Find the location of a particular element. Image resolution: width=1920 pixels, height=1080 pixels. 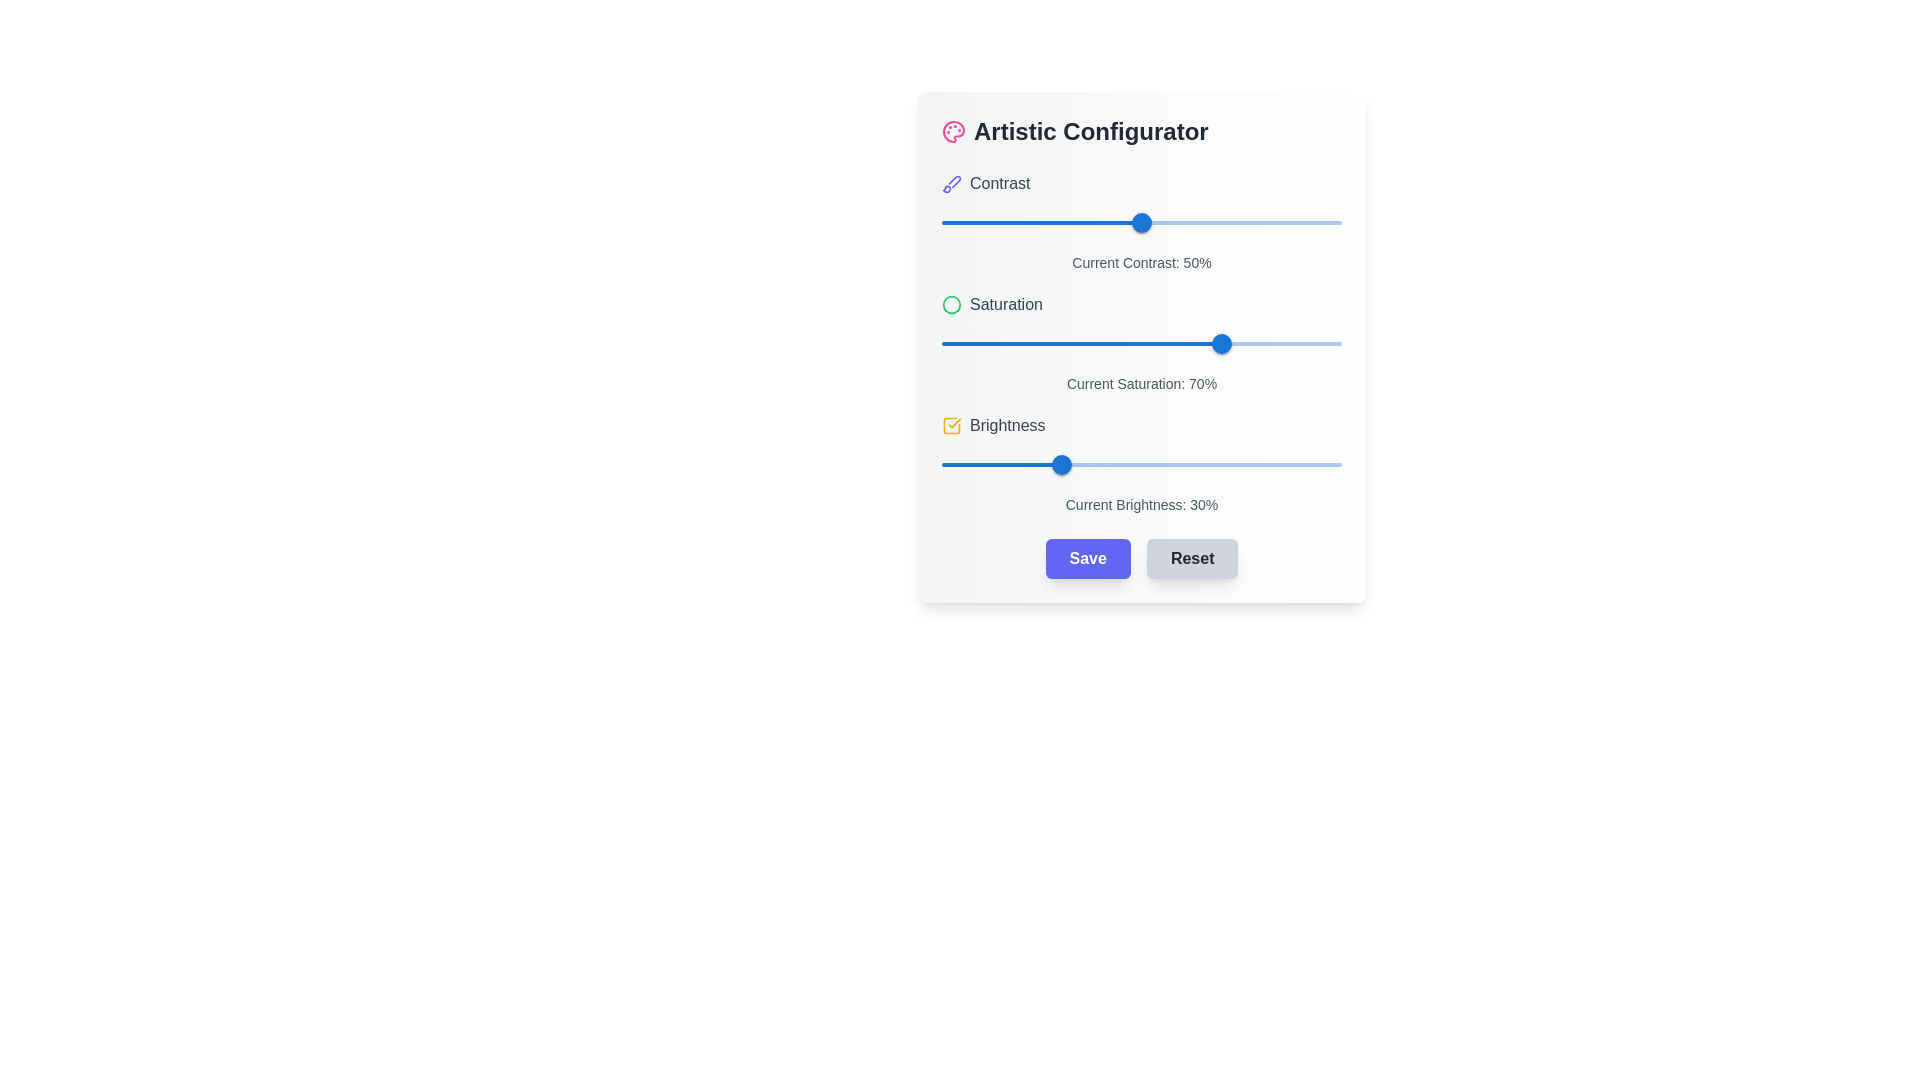

the Title with Icon element located at the top of the card interface is located at coordinates (1142, 131).